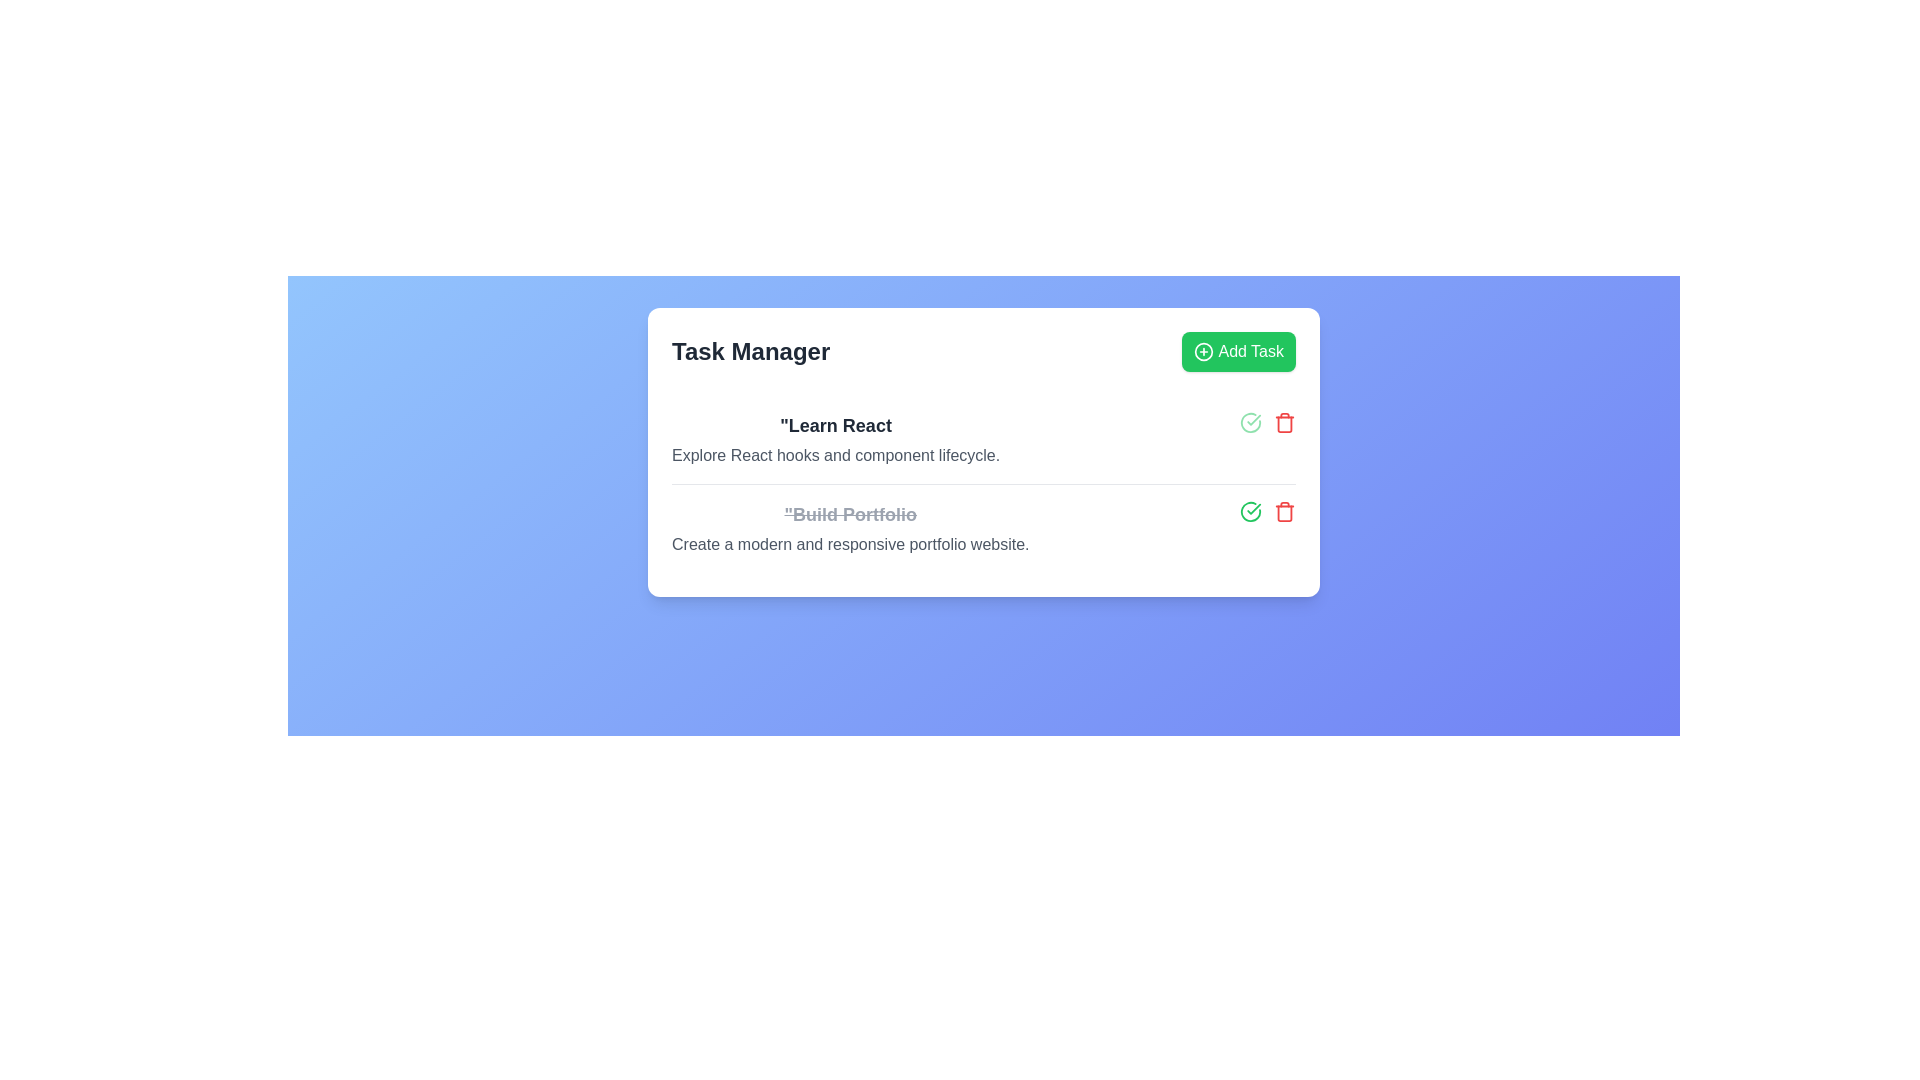 The height and width of the screenshot is (1080, 1920). What do you see at coordinates (836, 438) in the screenshot?
I see `the text content displaying the title and description of the first task entry in the task list interface for additional information` at bounding box center [836, 438].